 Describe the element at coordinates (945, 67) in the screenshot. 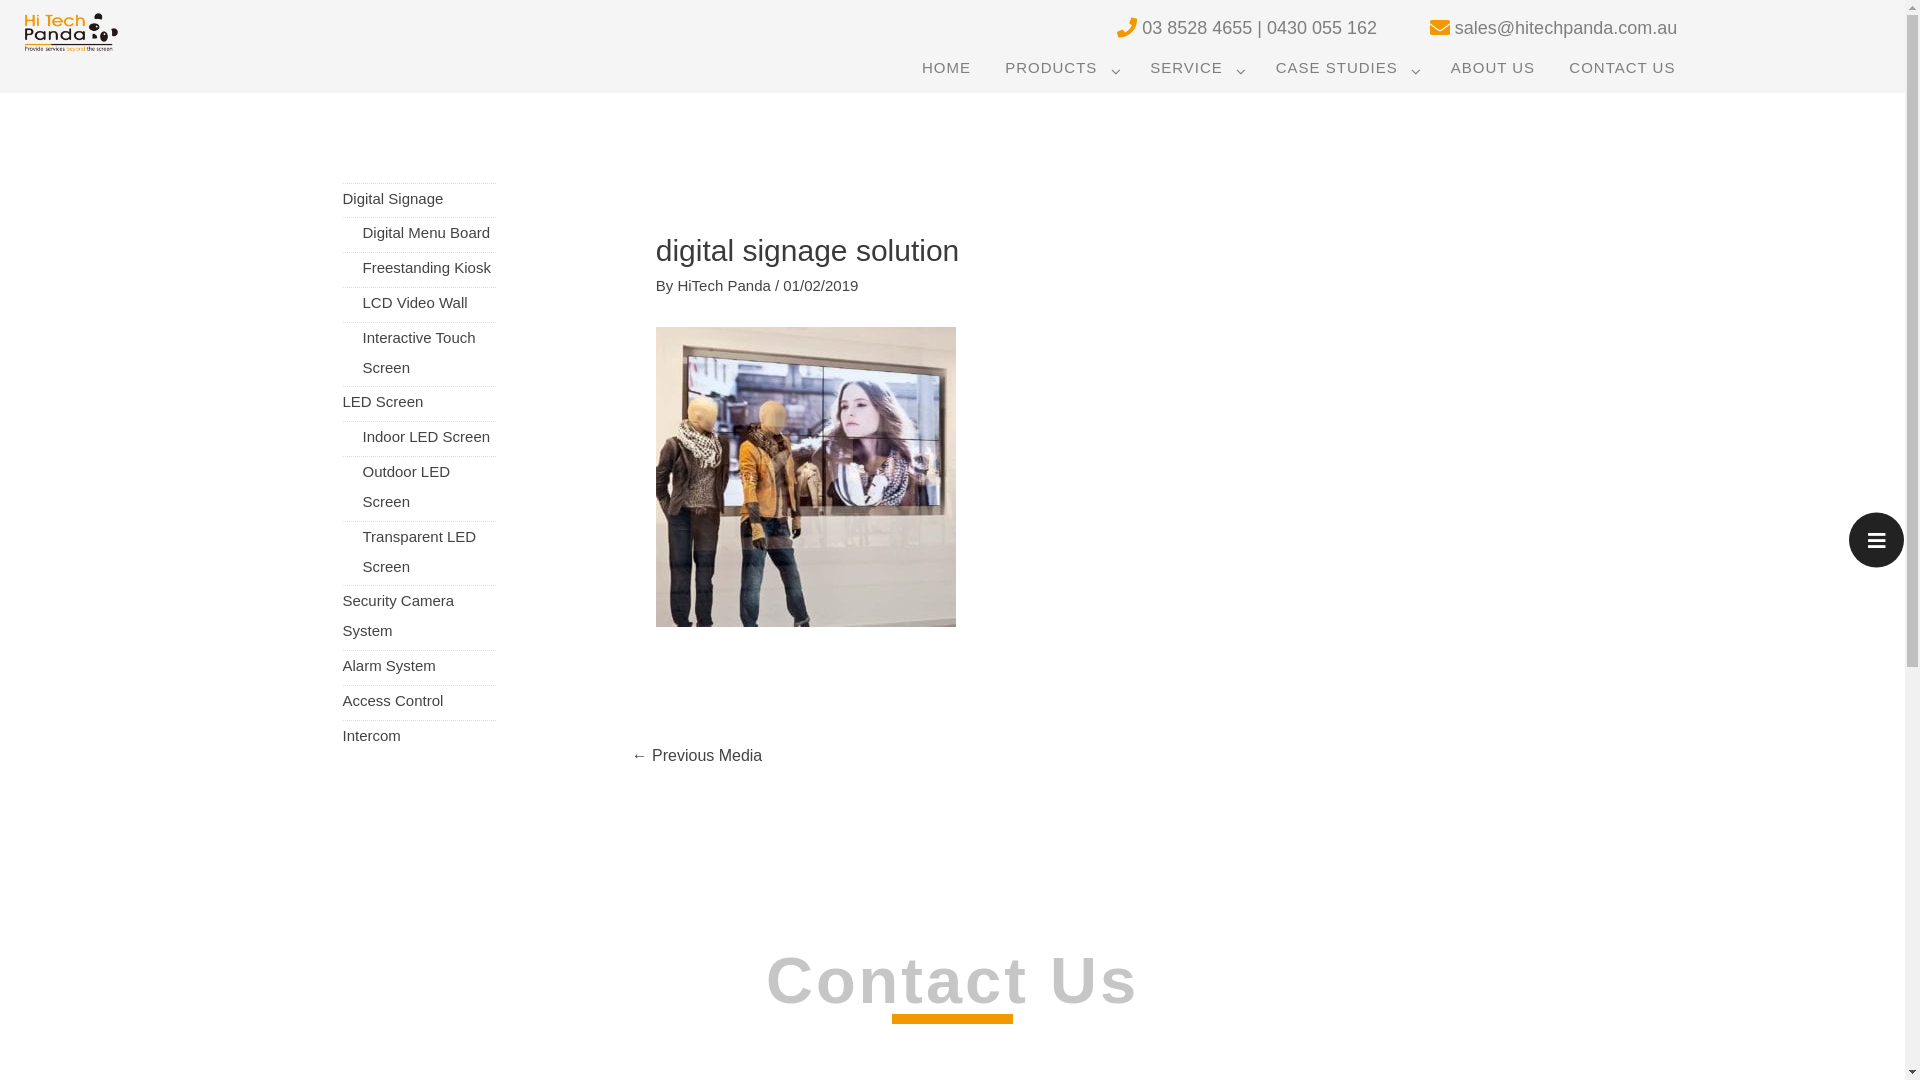

I see `'HOME'` at that location.